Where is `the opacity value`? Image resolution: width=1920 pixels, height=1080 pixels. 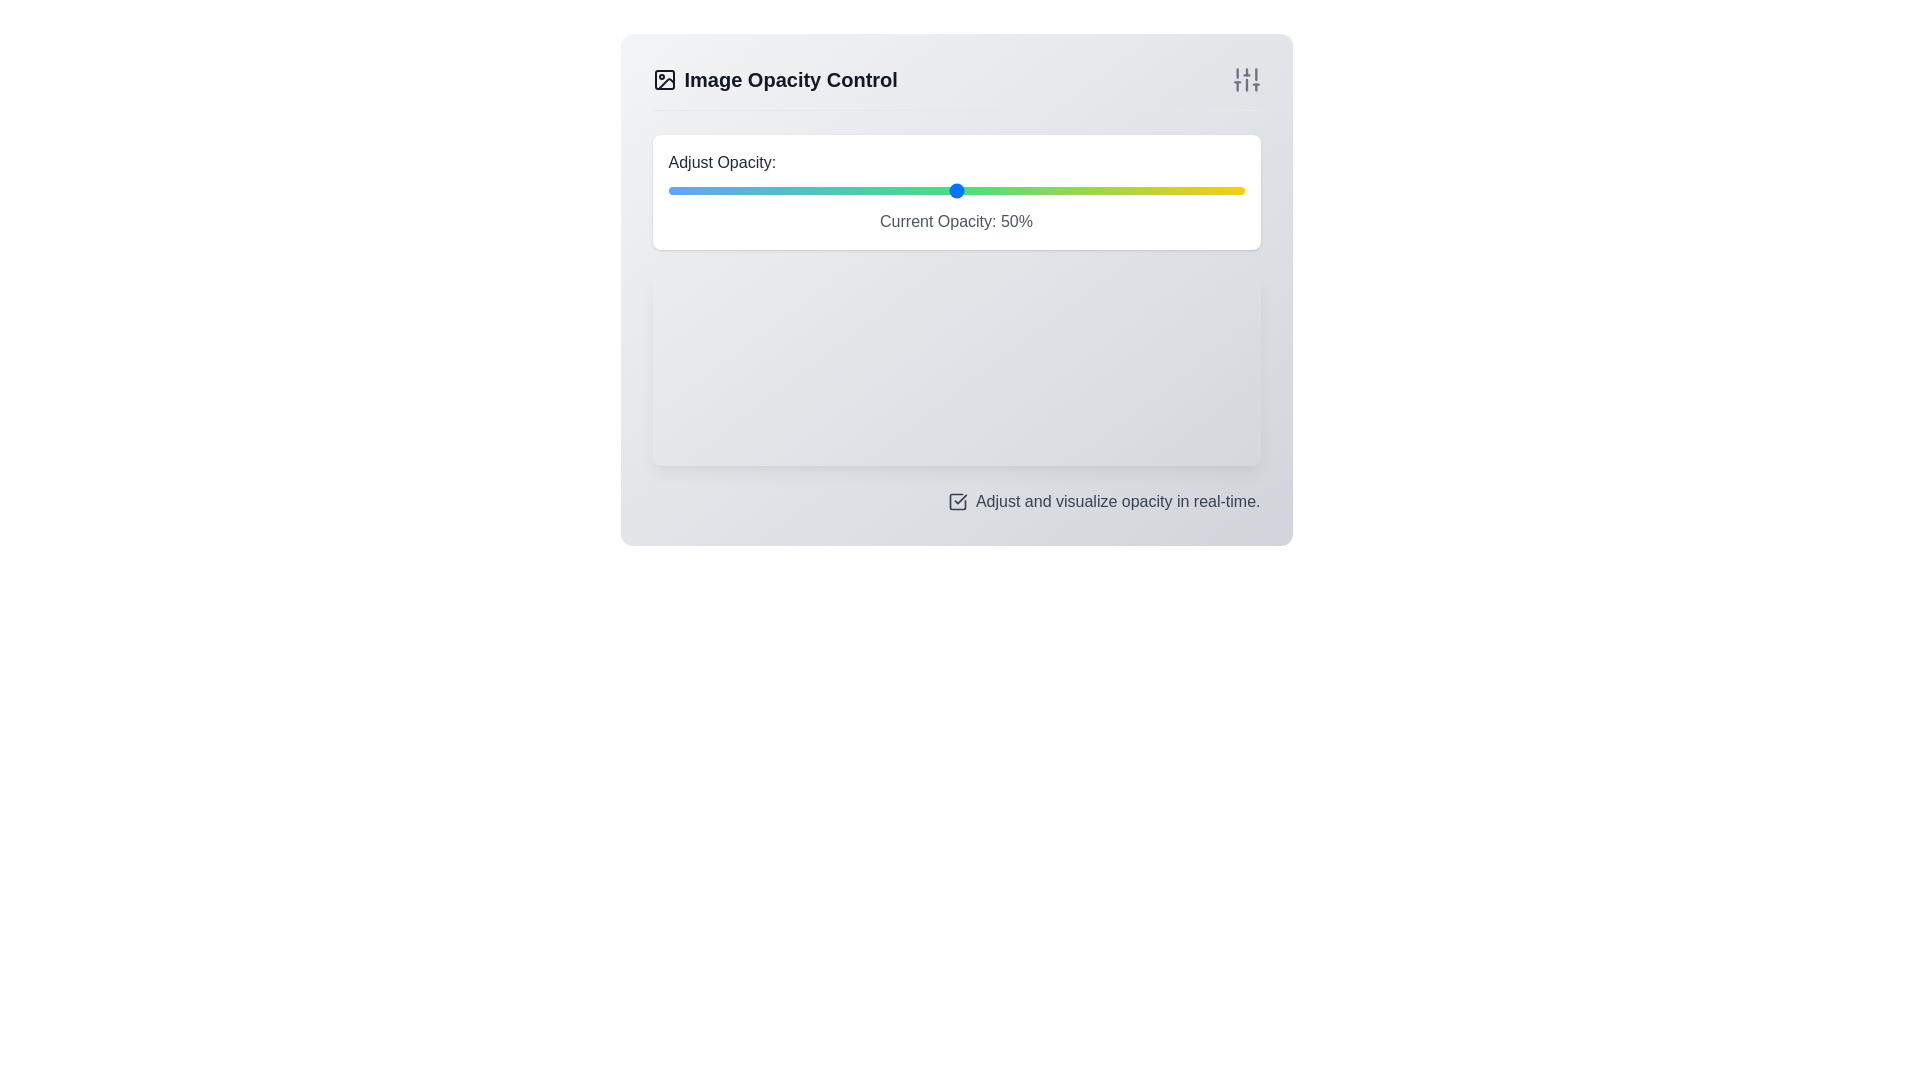
the opacity value is located at coordinates (1059, 191).